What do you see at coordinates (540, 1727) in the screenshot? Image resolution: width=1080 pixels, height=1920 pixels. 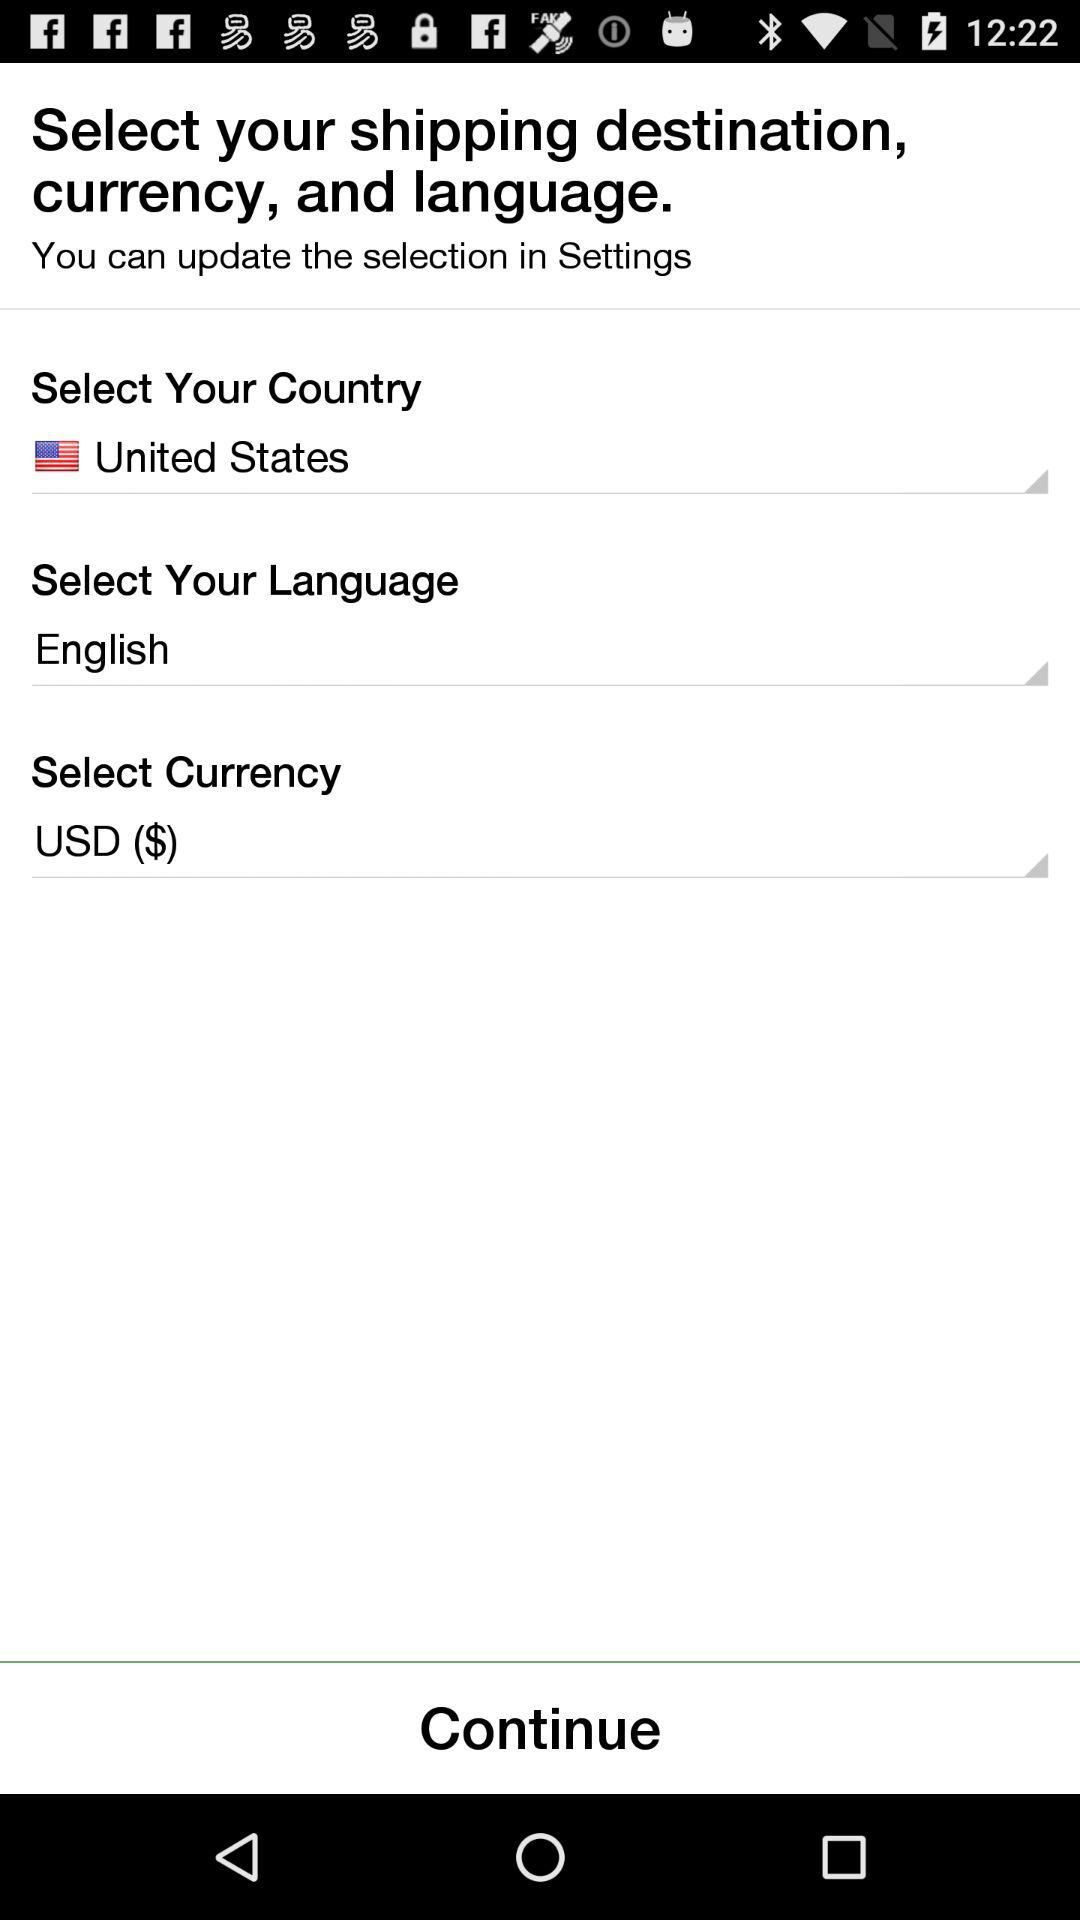 I see `the continue` at bounding box center [540, 1727].